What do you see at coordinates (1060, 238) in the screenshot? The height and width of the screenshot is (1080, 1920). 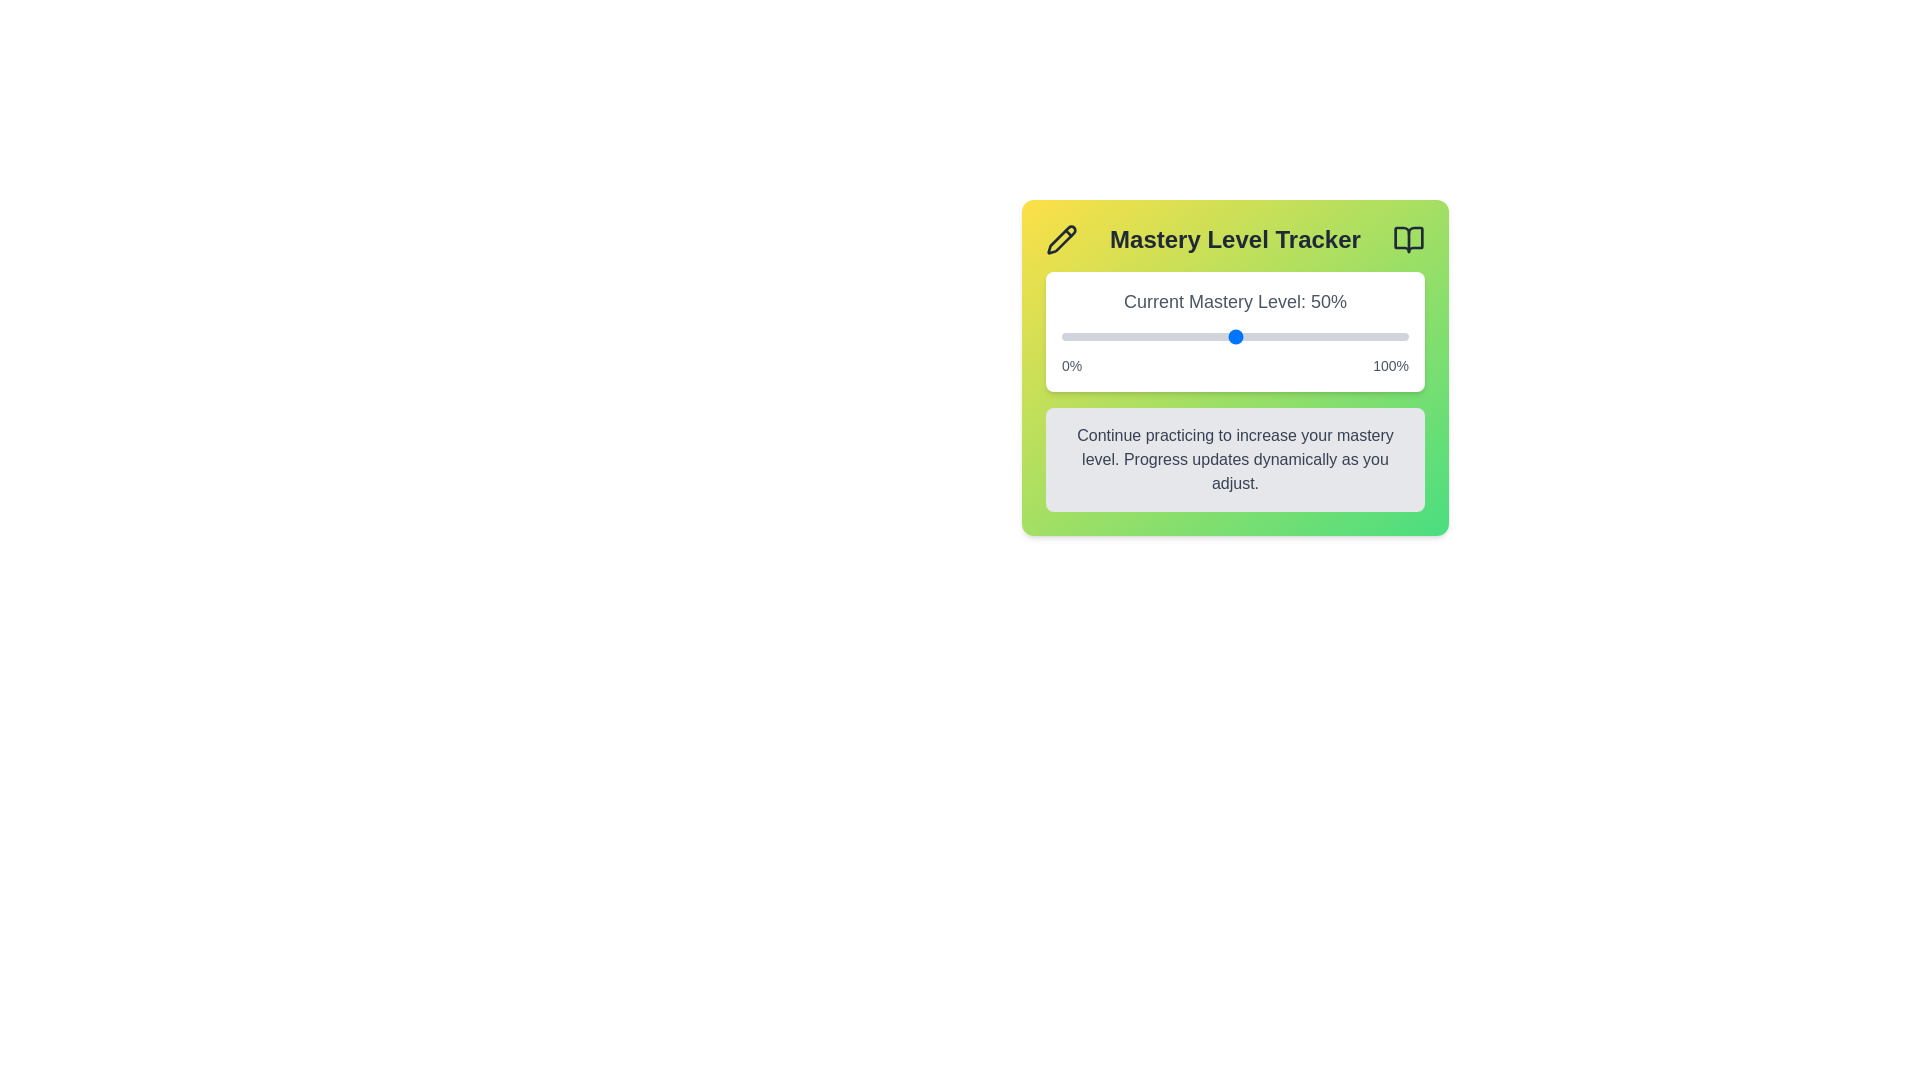 I see `the pencil icon to enable editing or interaction` at bounding box center [1060, 238].